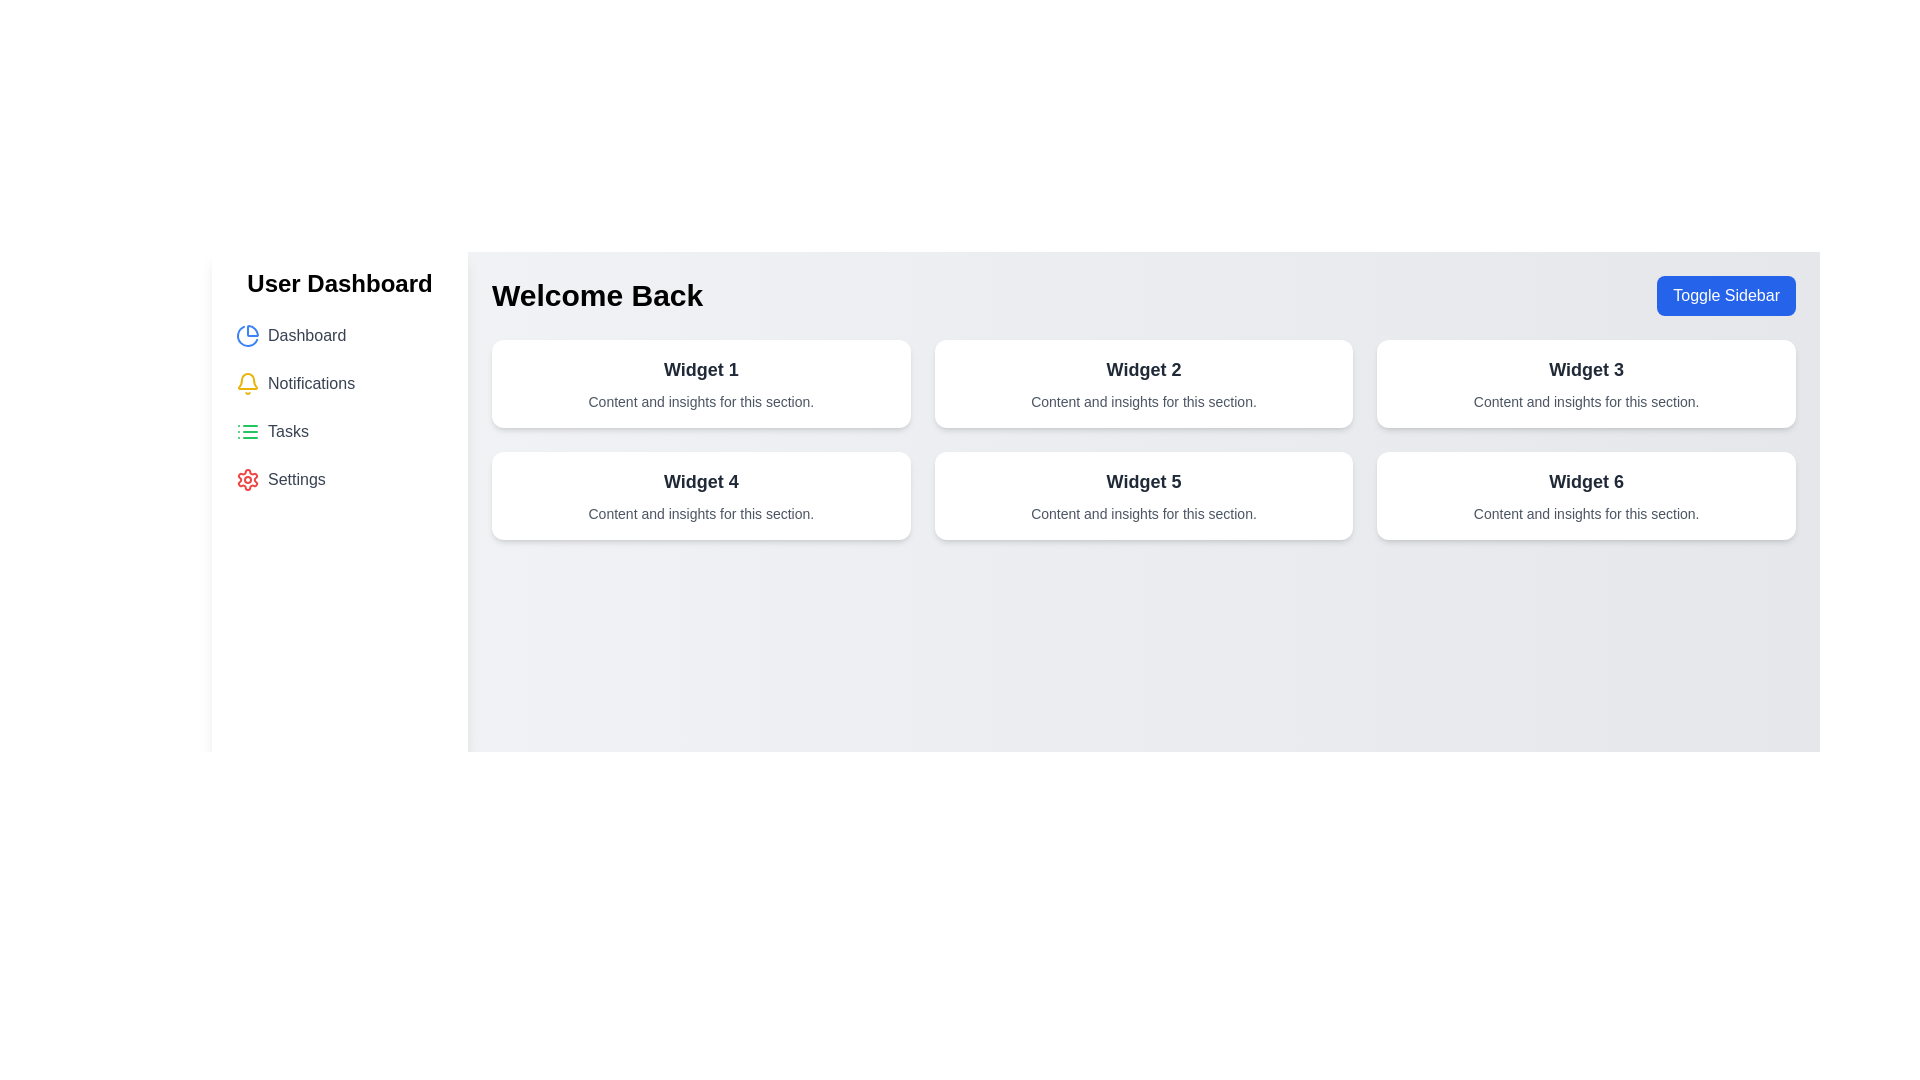  What do you see at coordinates (1725, 296) in the screenshot?
I see `the 'Toggle Sidebar' button, which is a rectangular button with rounded corners, blue background, and white text` at bounding box center [1725, 296].